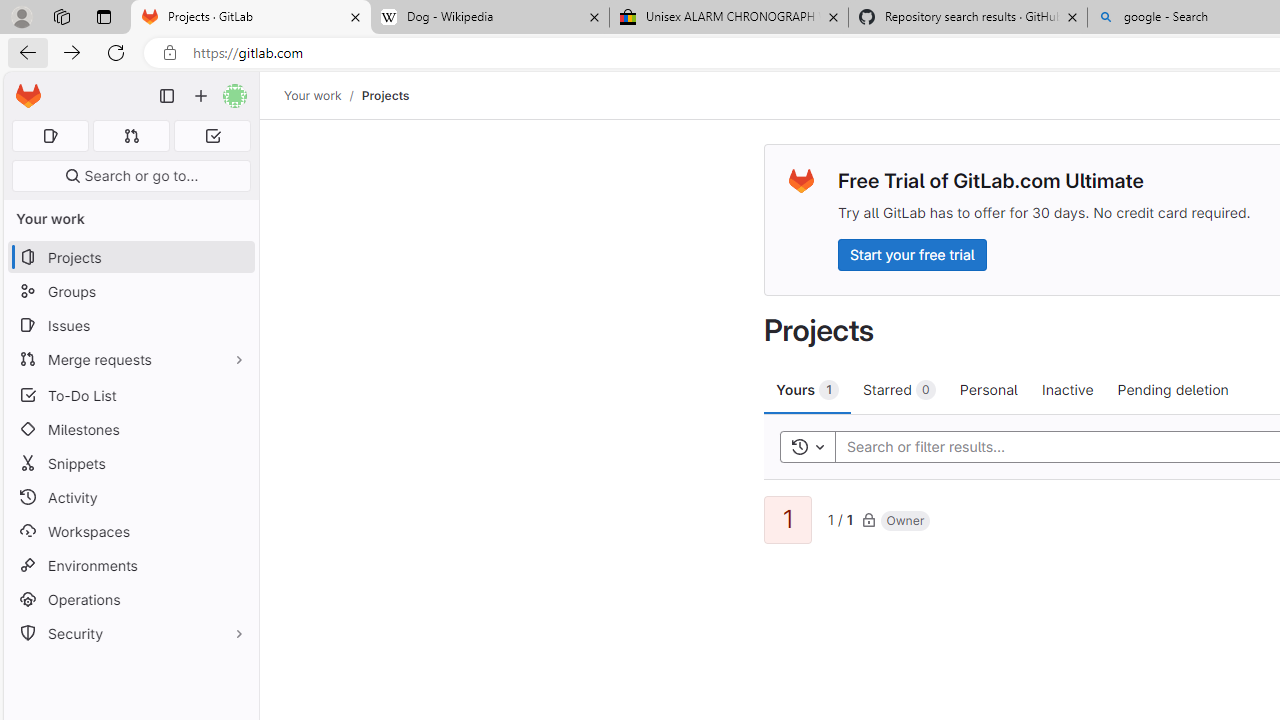  What do you see at coordinates (385, 95) in the screenshot?
I see `'Projects'` at bounding box center [385, 95].